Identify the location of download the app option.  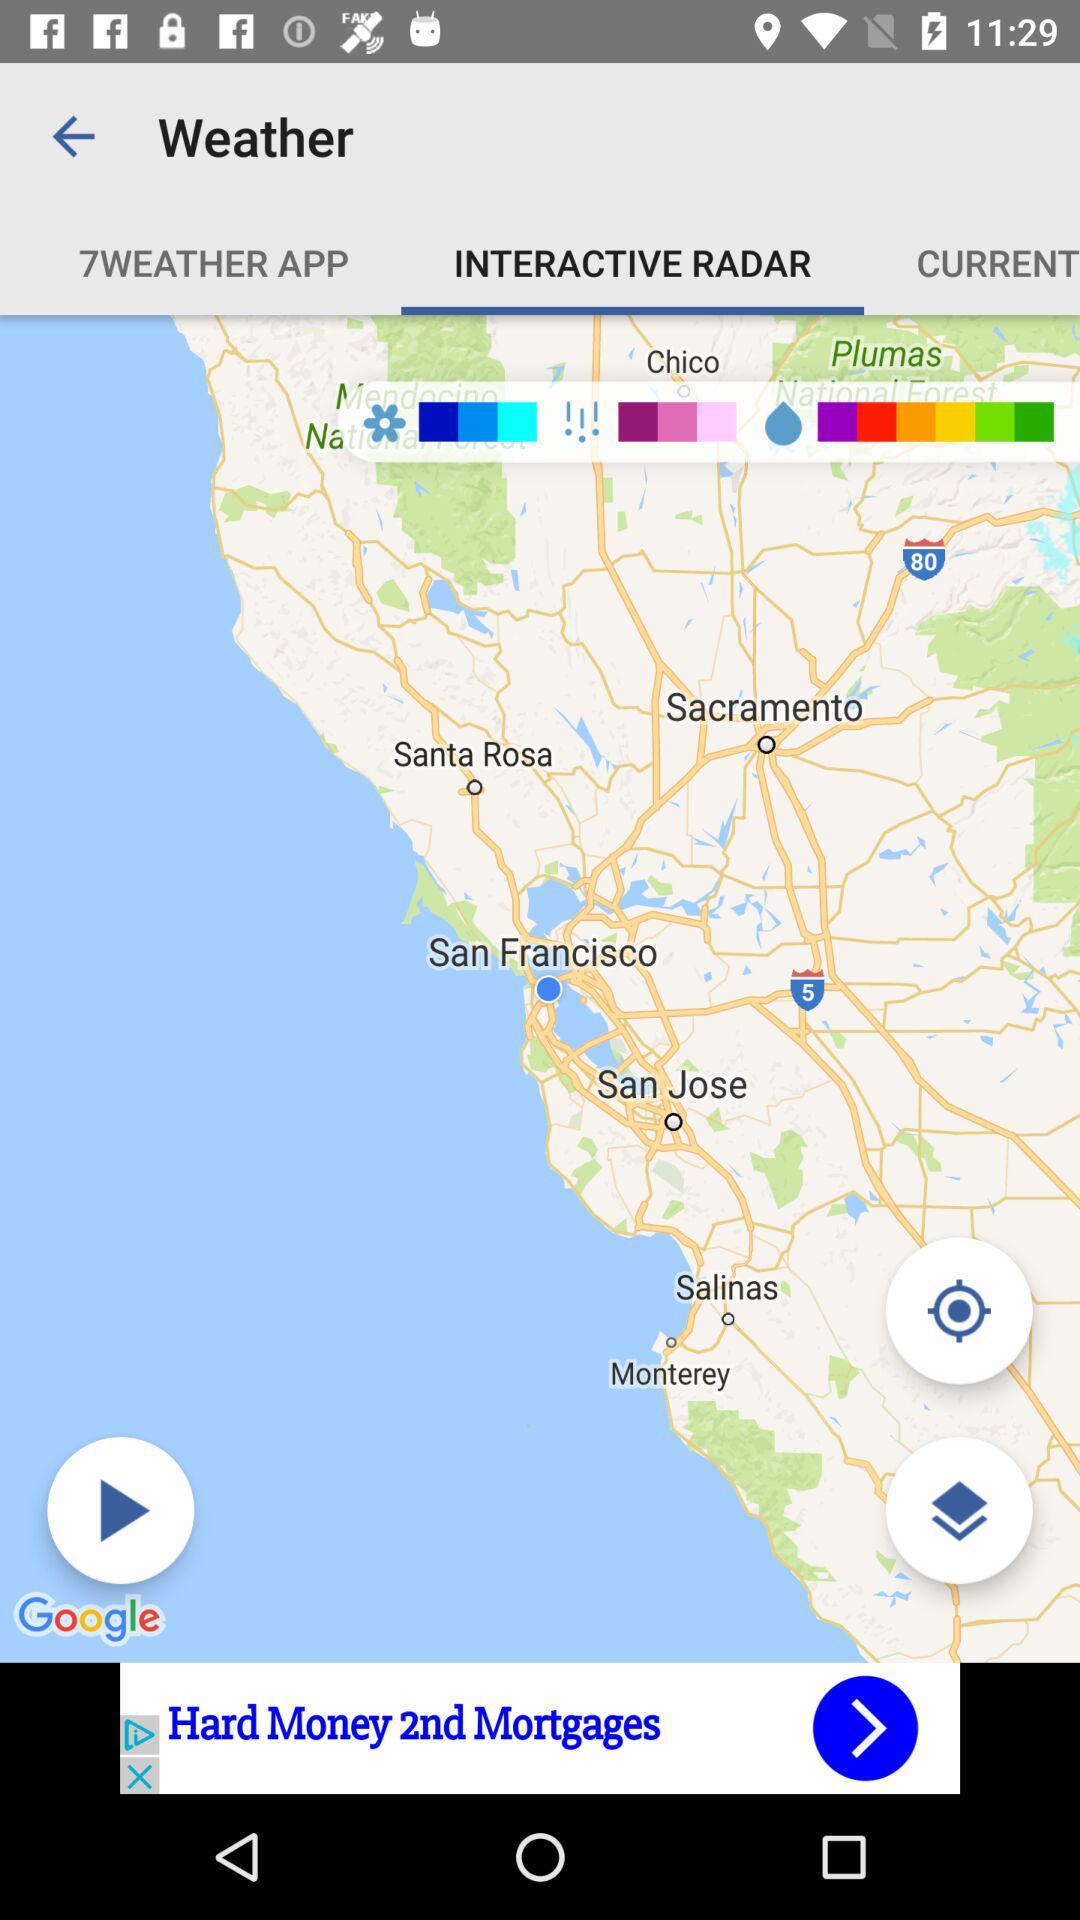
(540, 1727).